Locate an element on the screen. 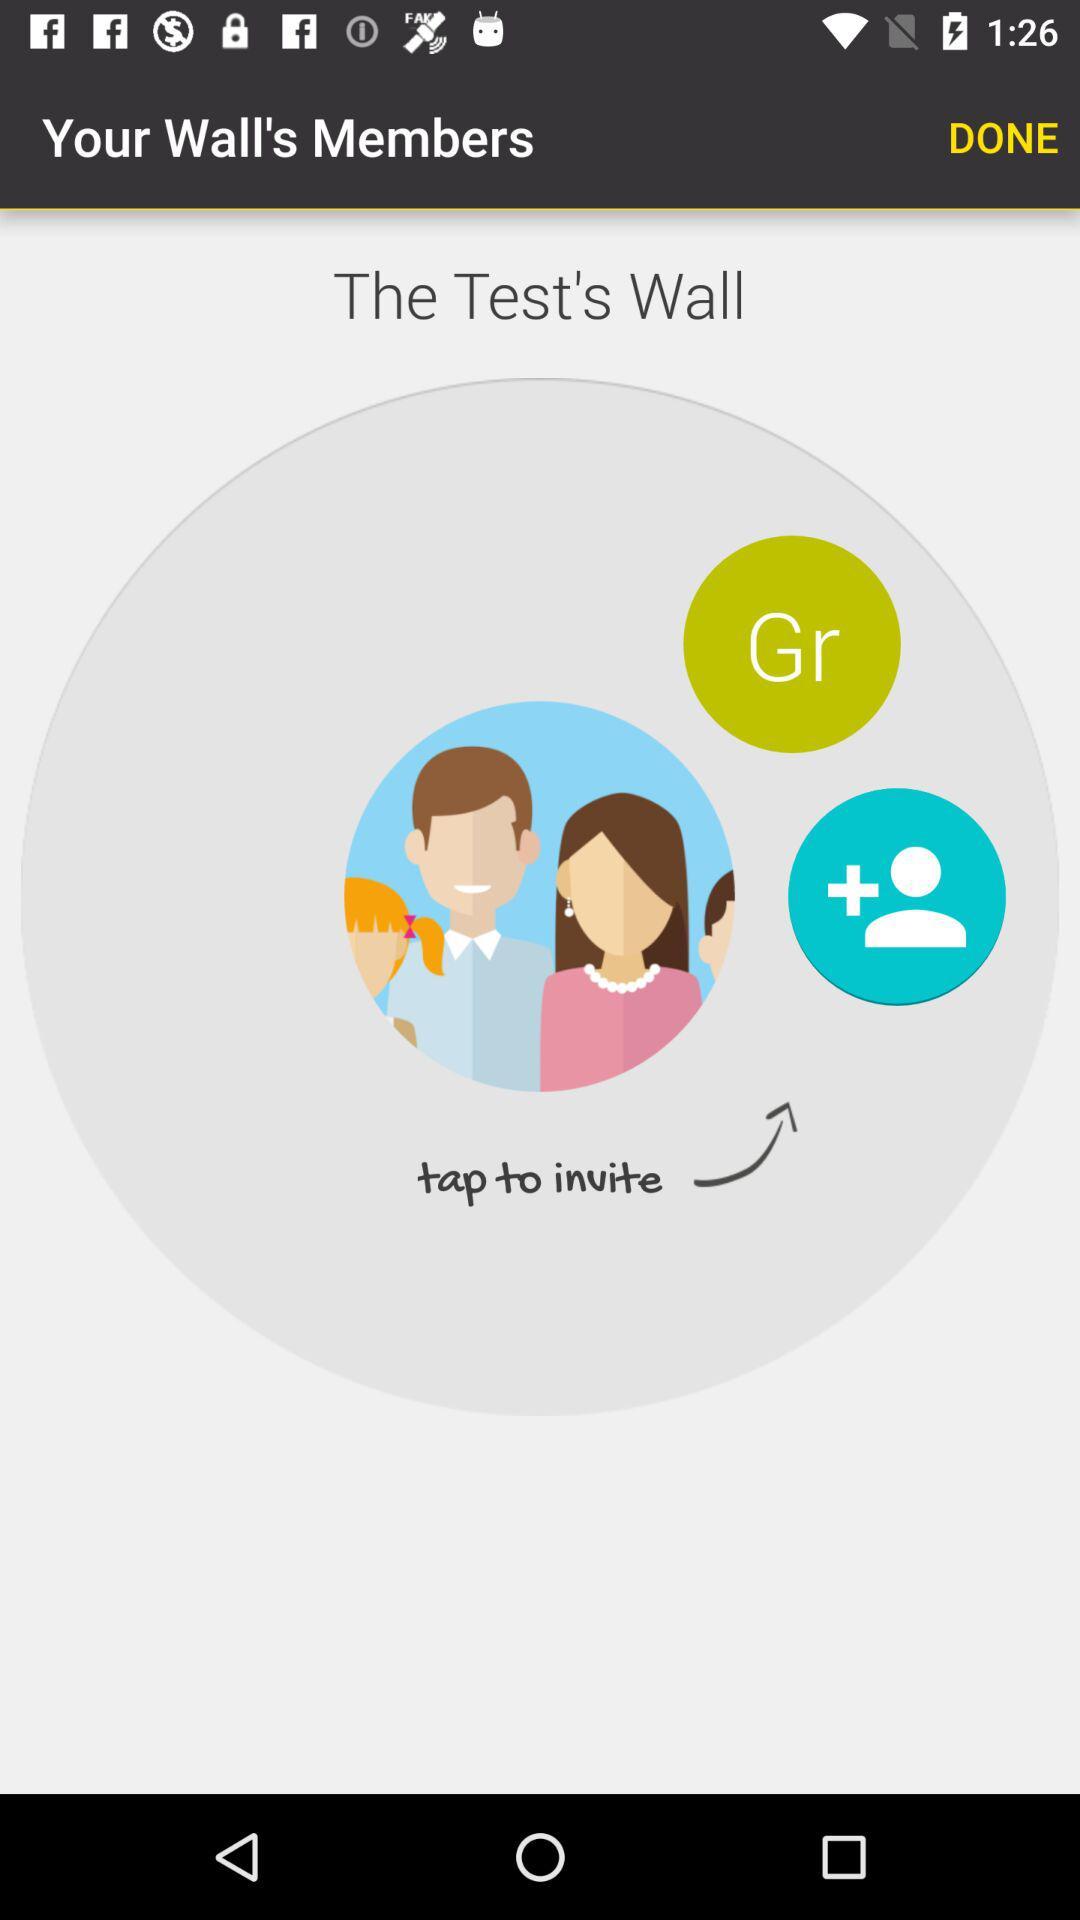 Image resolution: width=1080 pixels, height=1920 pixels. icon to the right of the your wall s app is located at coordinates (1003, 135).